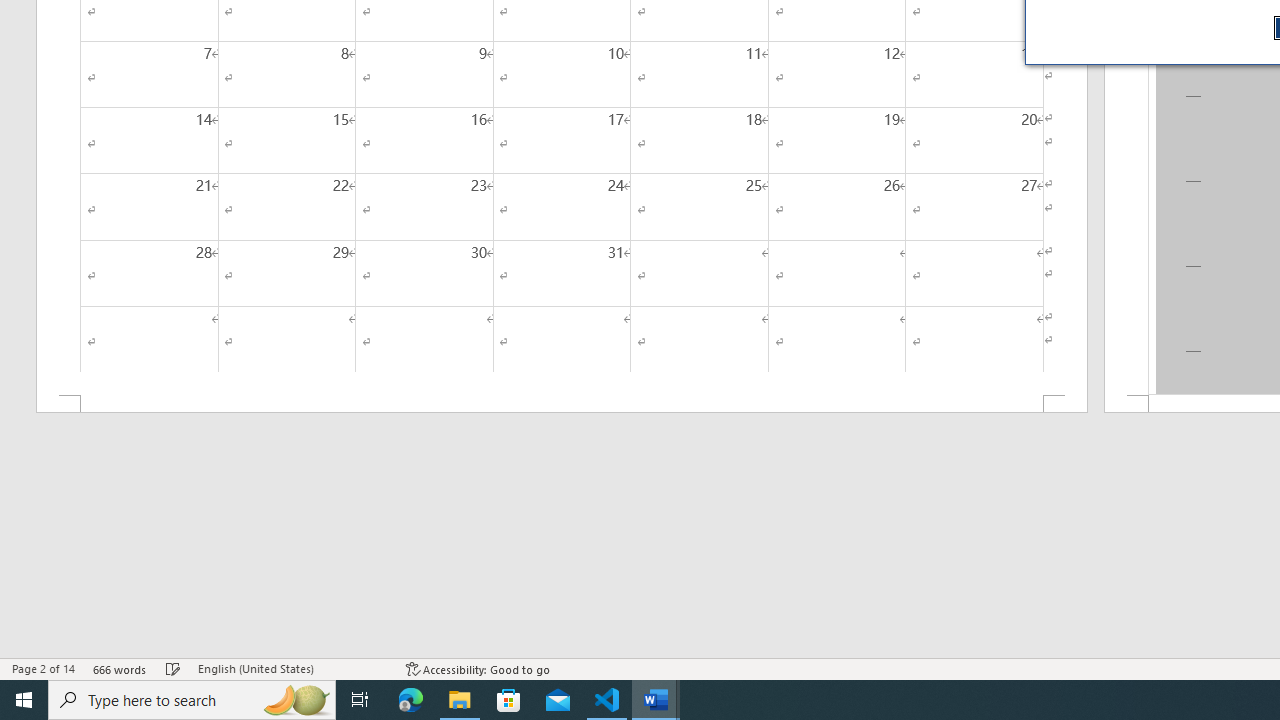  What do you see at coordinates (43, 669) in the screenshot?
I see `'Page Number Page 2 of 14'` at bounding box center [43, 669].